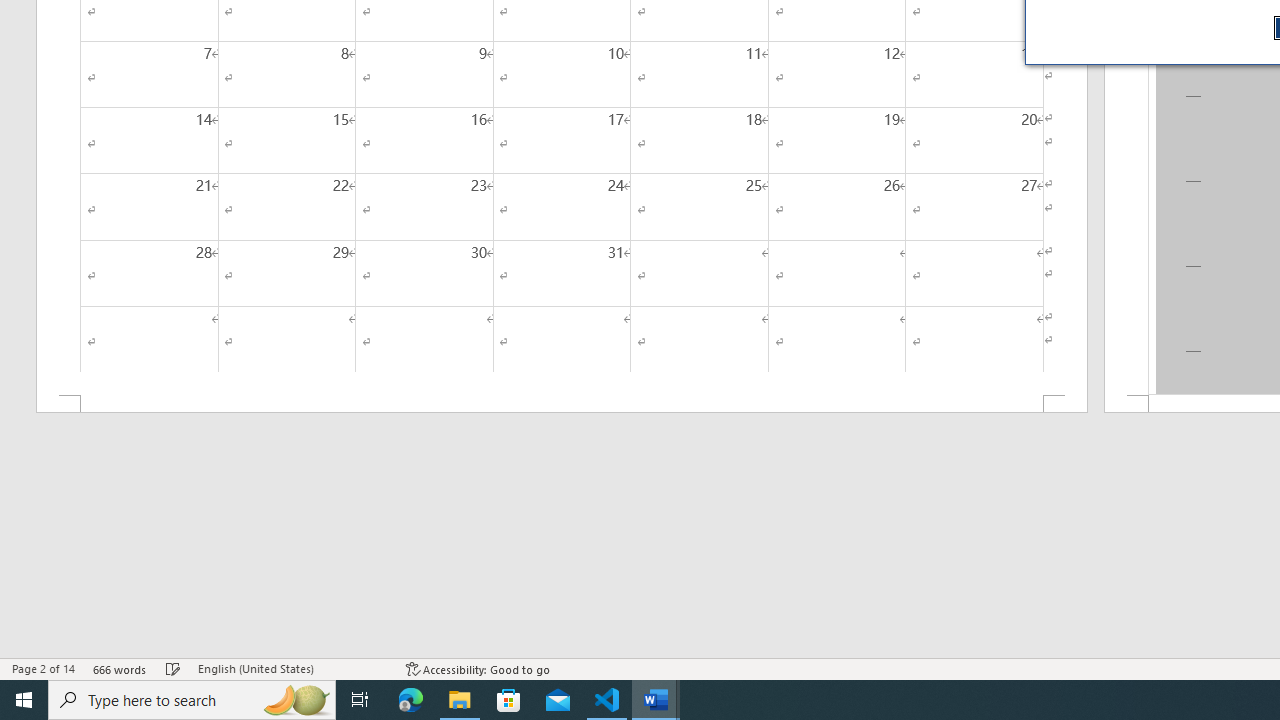  What do you see at coordinates (43, 669) in the screenshot?
I see `'Page Number Page 2 of 14'` at bounding box center [43, 669].